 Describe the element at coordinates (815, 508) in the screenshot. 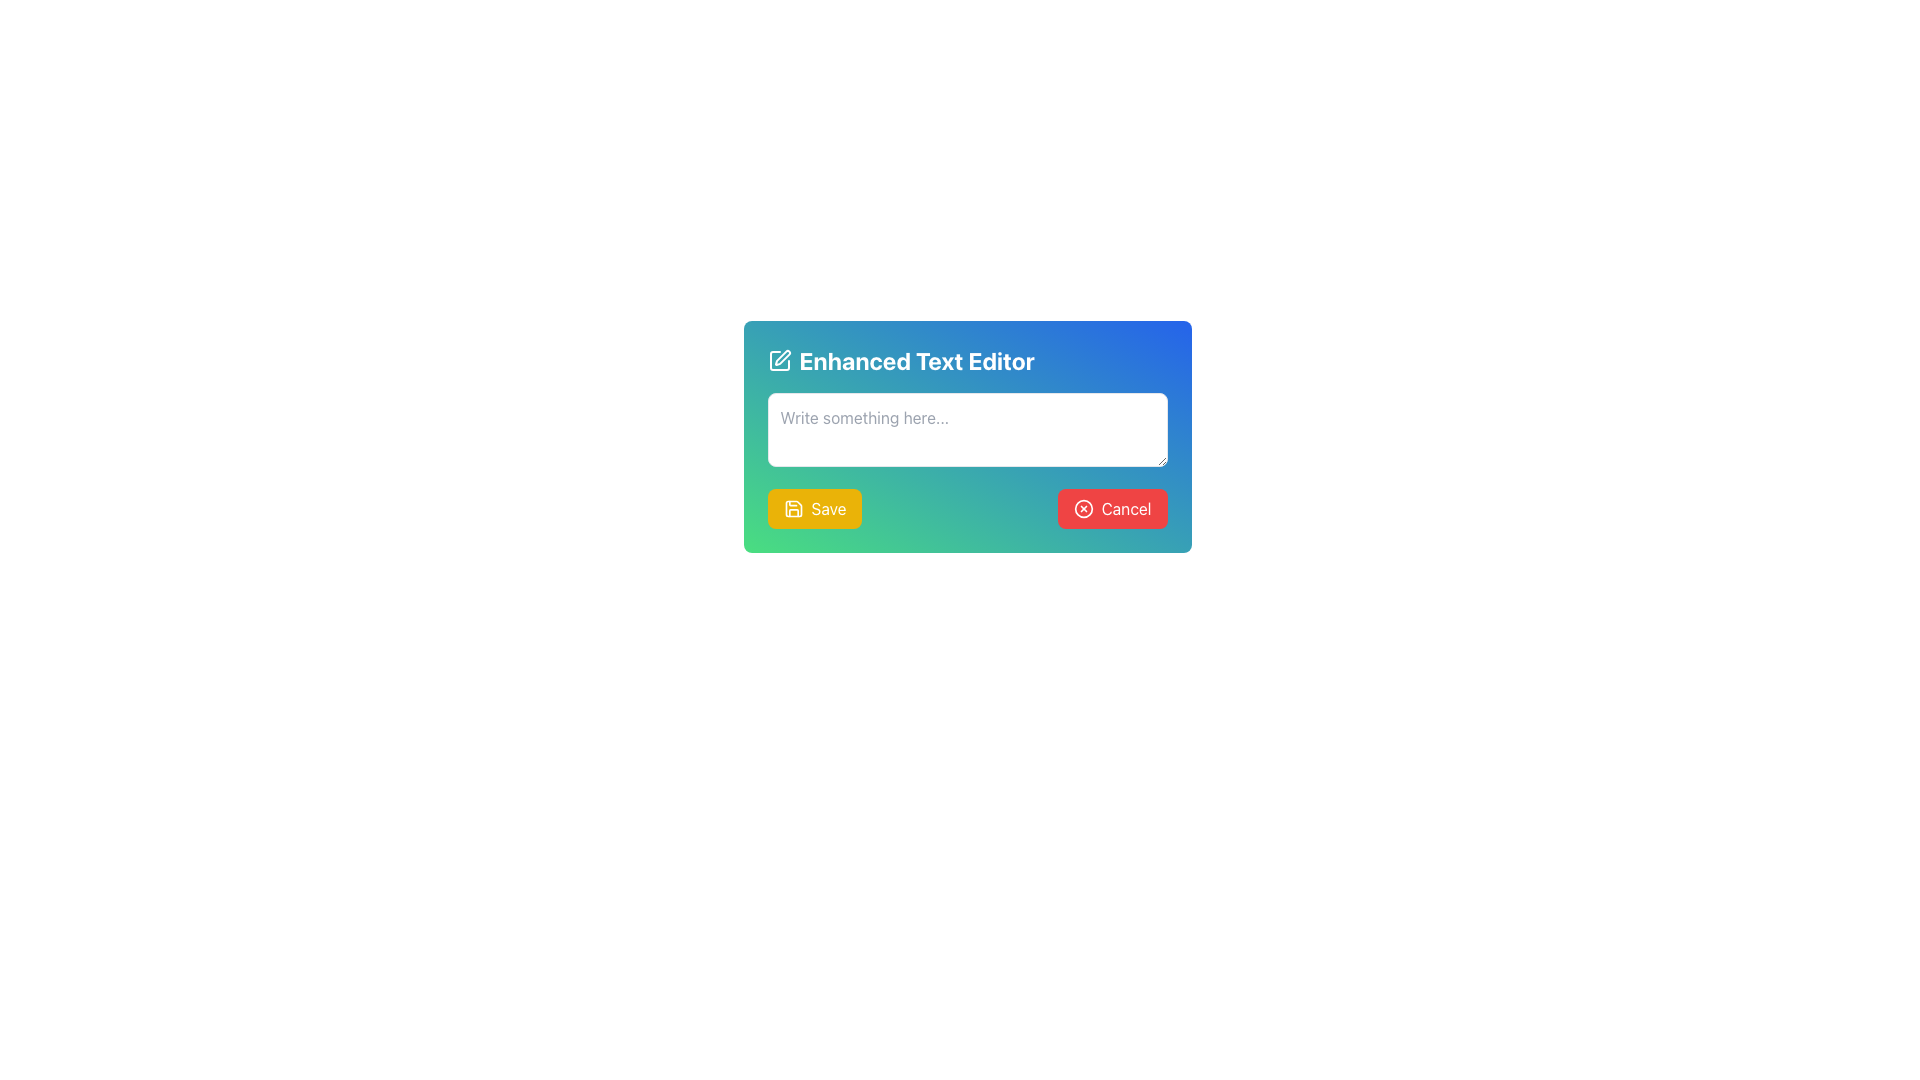

I see `the save button located in the bottom-left corner of the modal interface, which is the first button in the group of two buttons` at that location.